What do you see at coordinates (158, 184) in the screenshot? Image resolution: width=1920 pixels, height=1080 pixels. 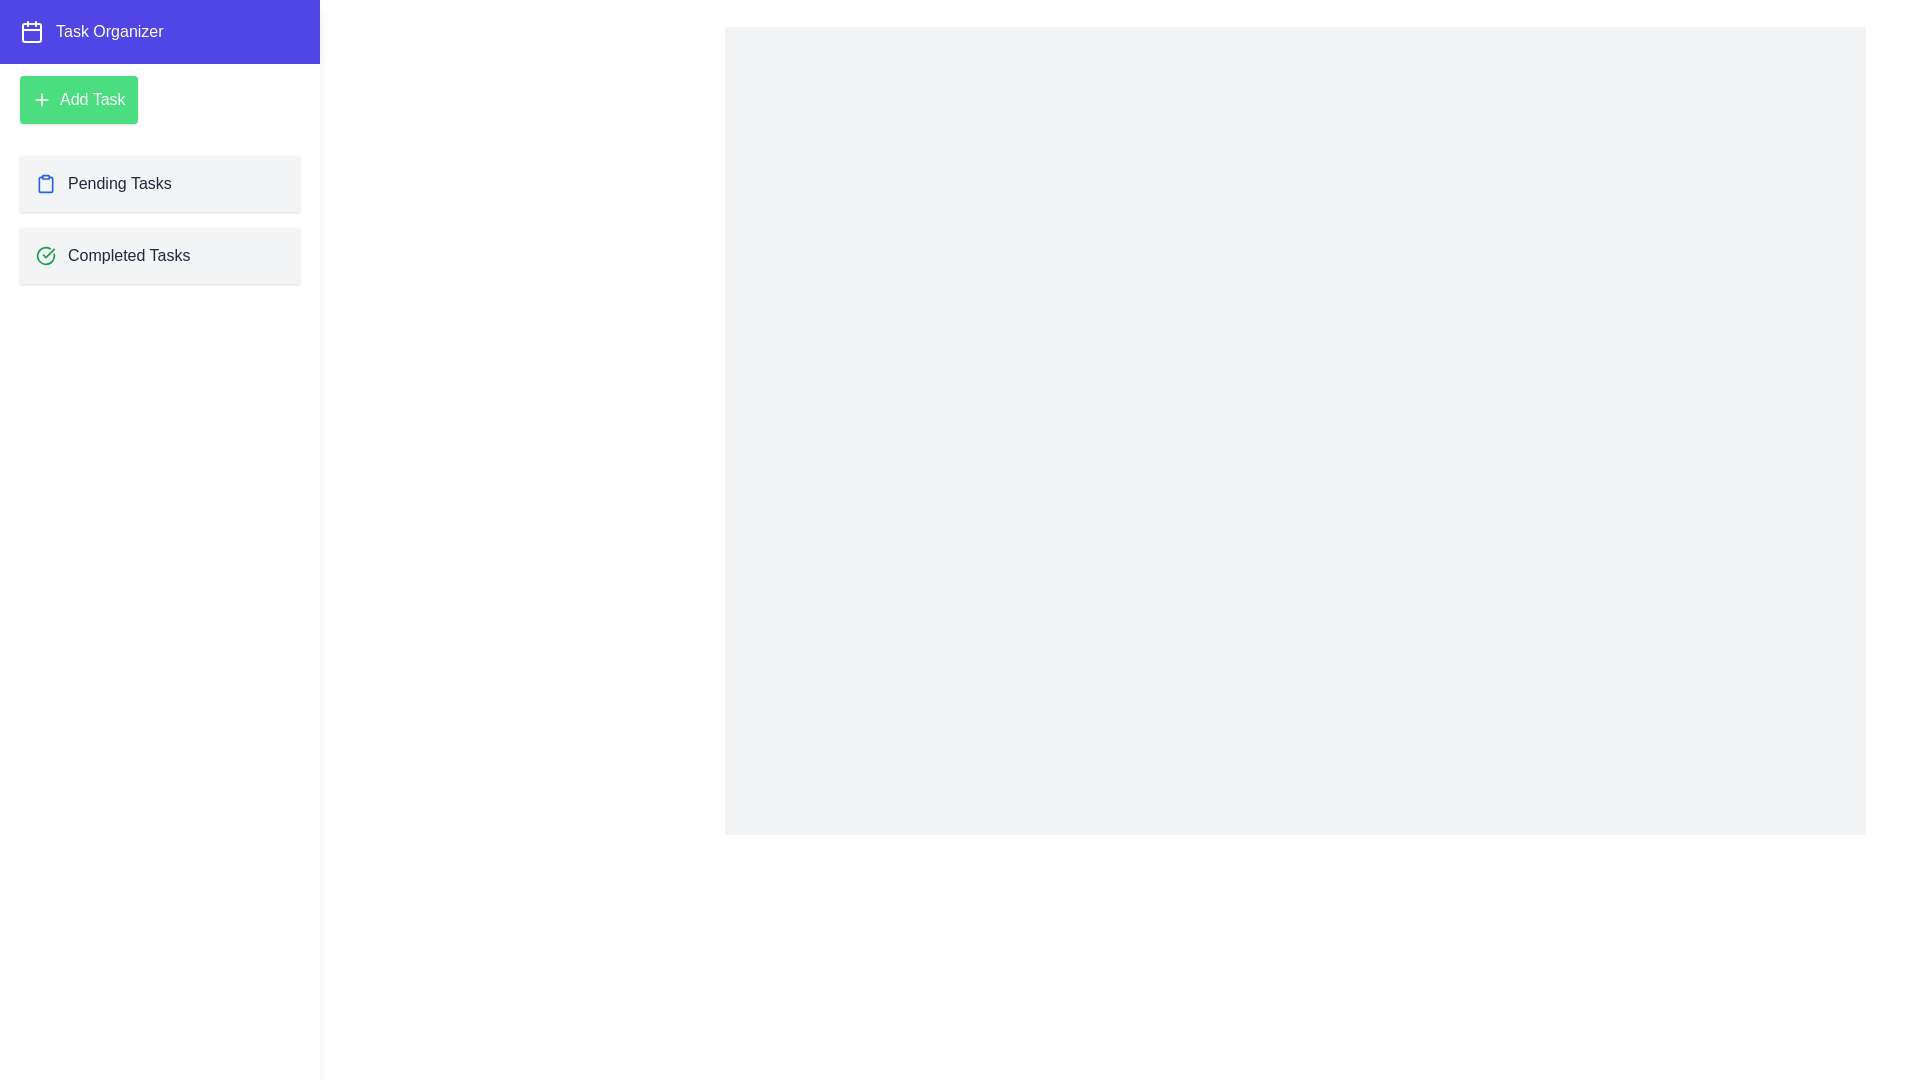 I see `the 'Pending Tasks' item in the drawer to navigate to the 'Pending Tasks' section` at bounding box center [158, 184].